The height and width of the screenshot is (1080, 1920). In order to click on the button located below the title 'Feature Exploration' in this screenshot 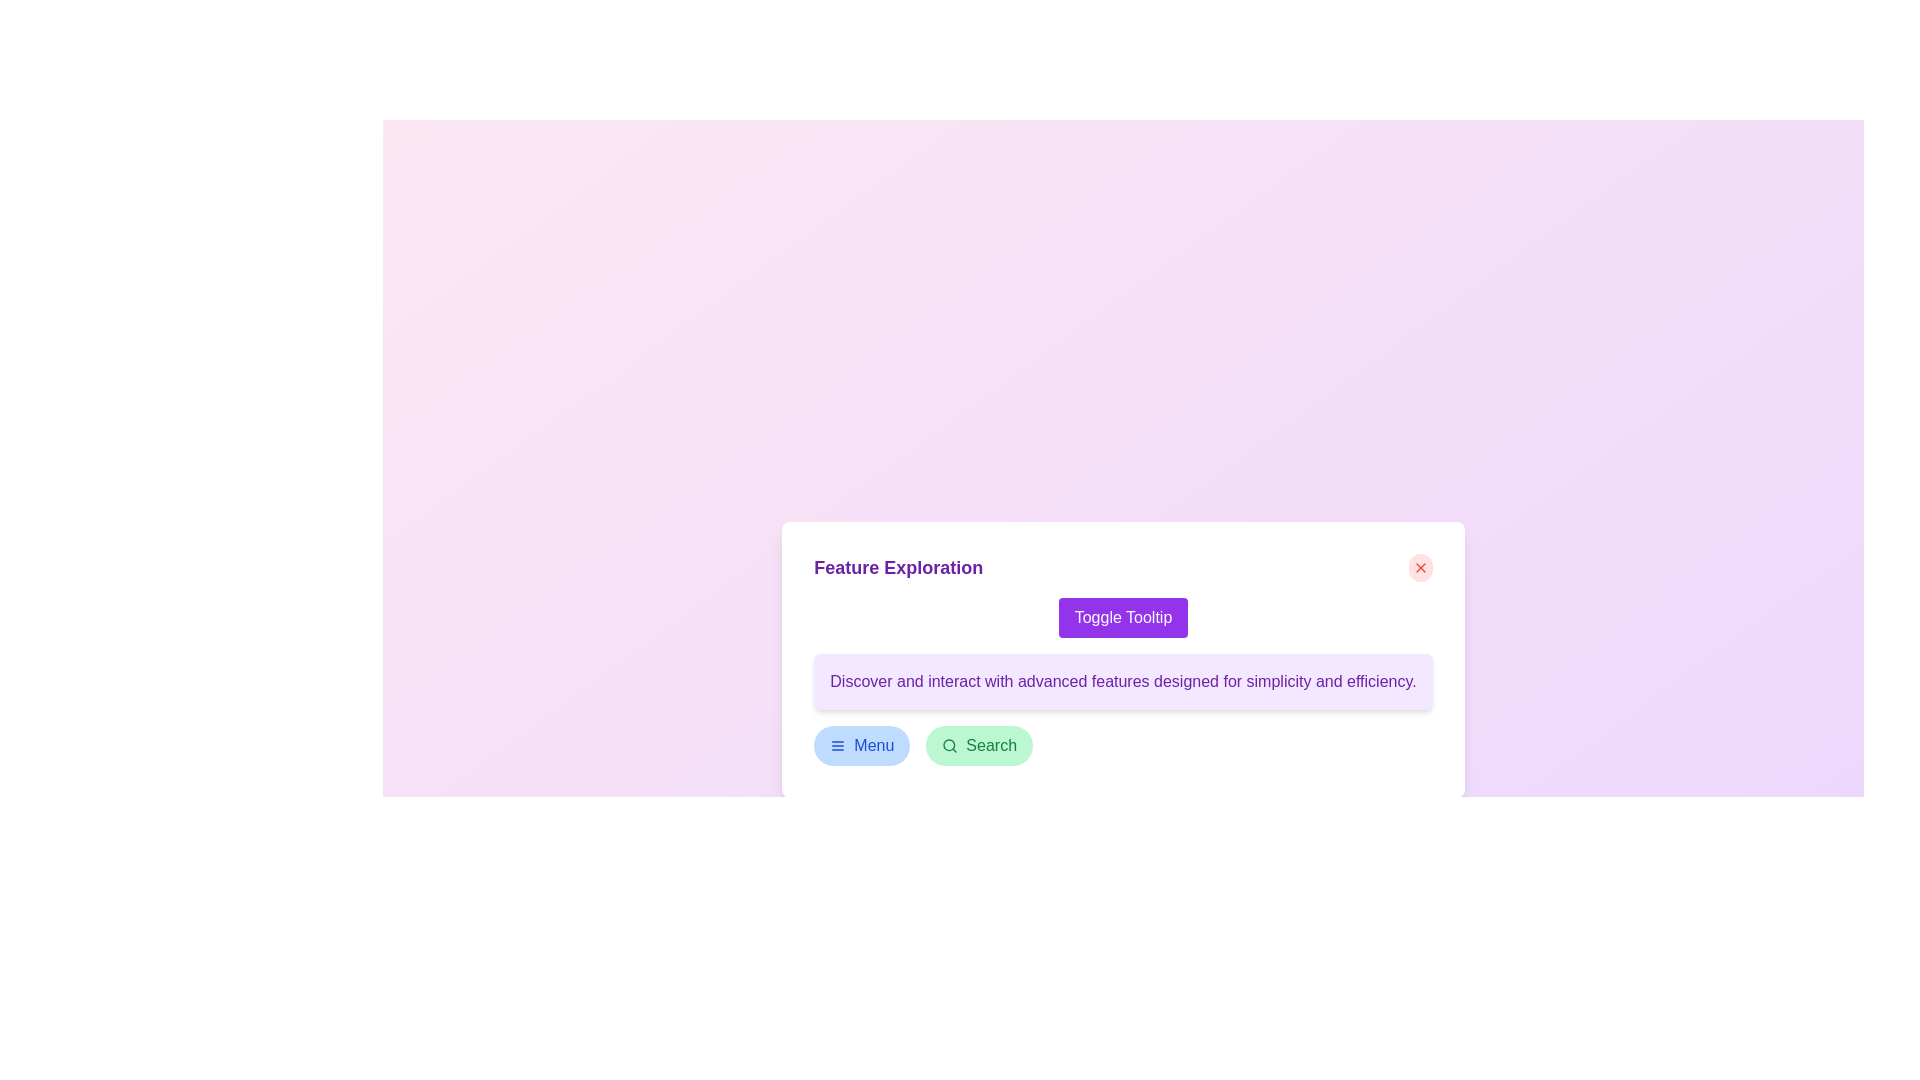, I will do `click(1123, 659)`.